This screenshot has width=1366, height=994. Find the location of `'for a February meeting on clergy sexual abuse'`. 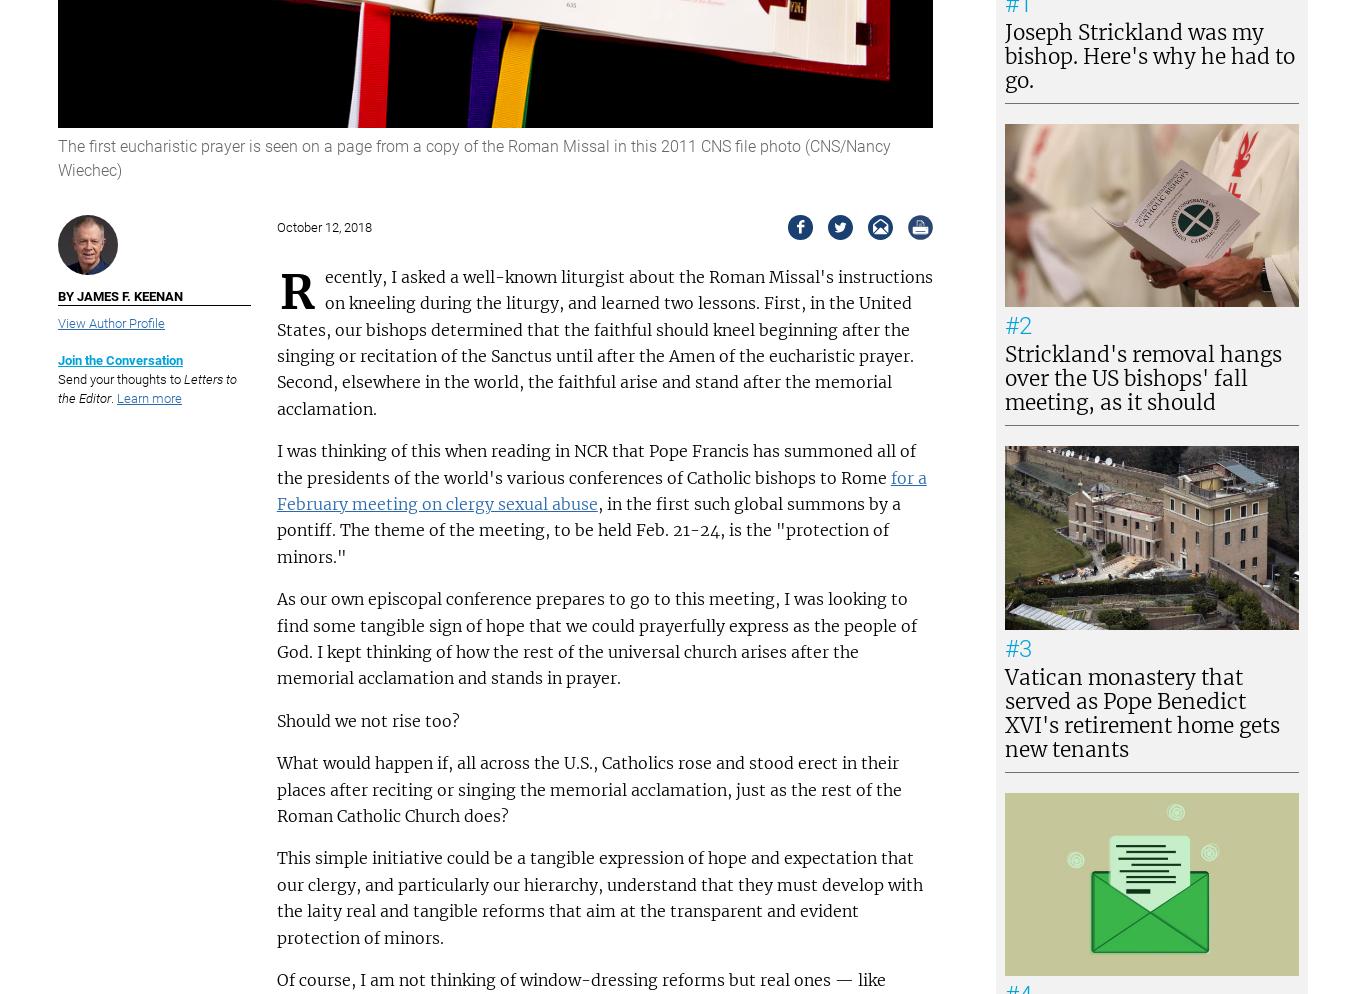

'for a February meeting on clergy sexual abuse' is located at coordinates (275, 489).